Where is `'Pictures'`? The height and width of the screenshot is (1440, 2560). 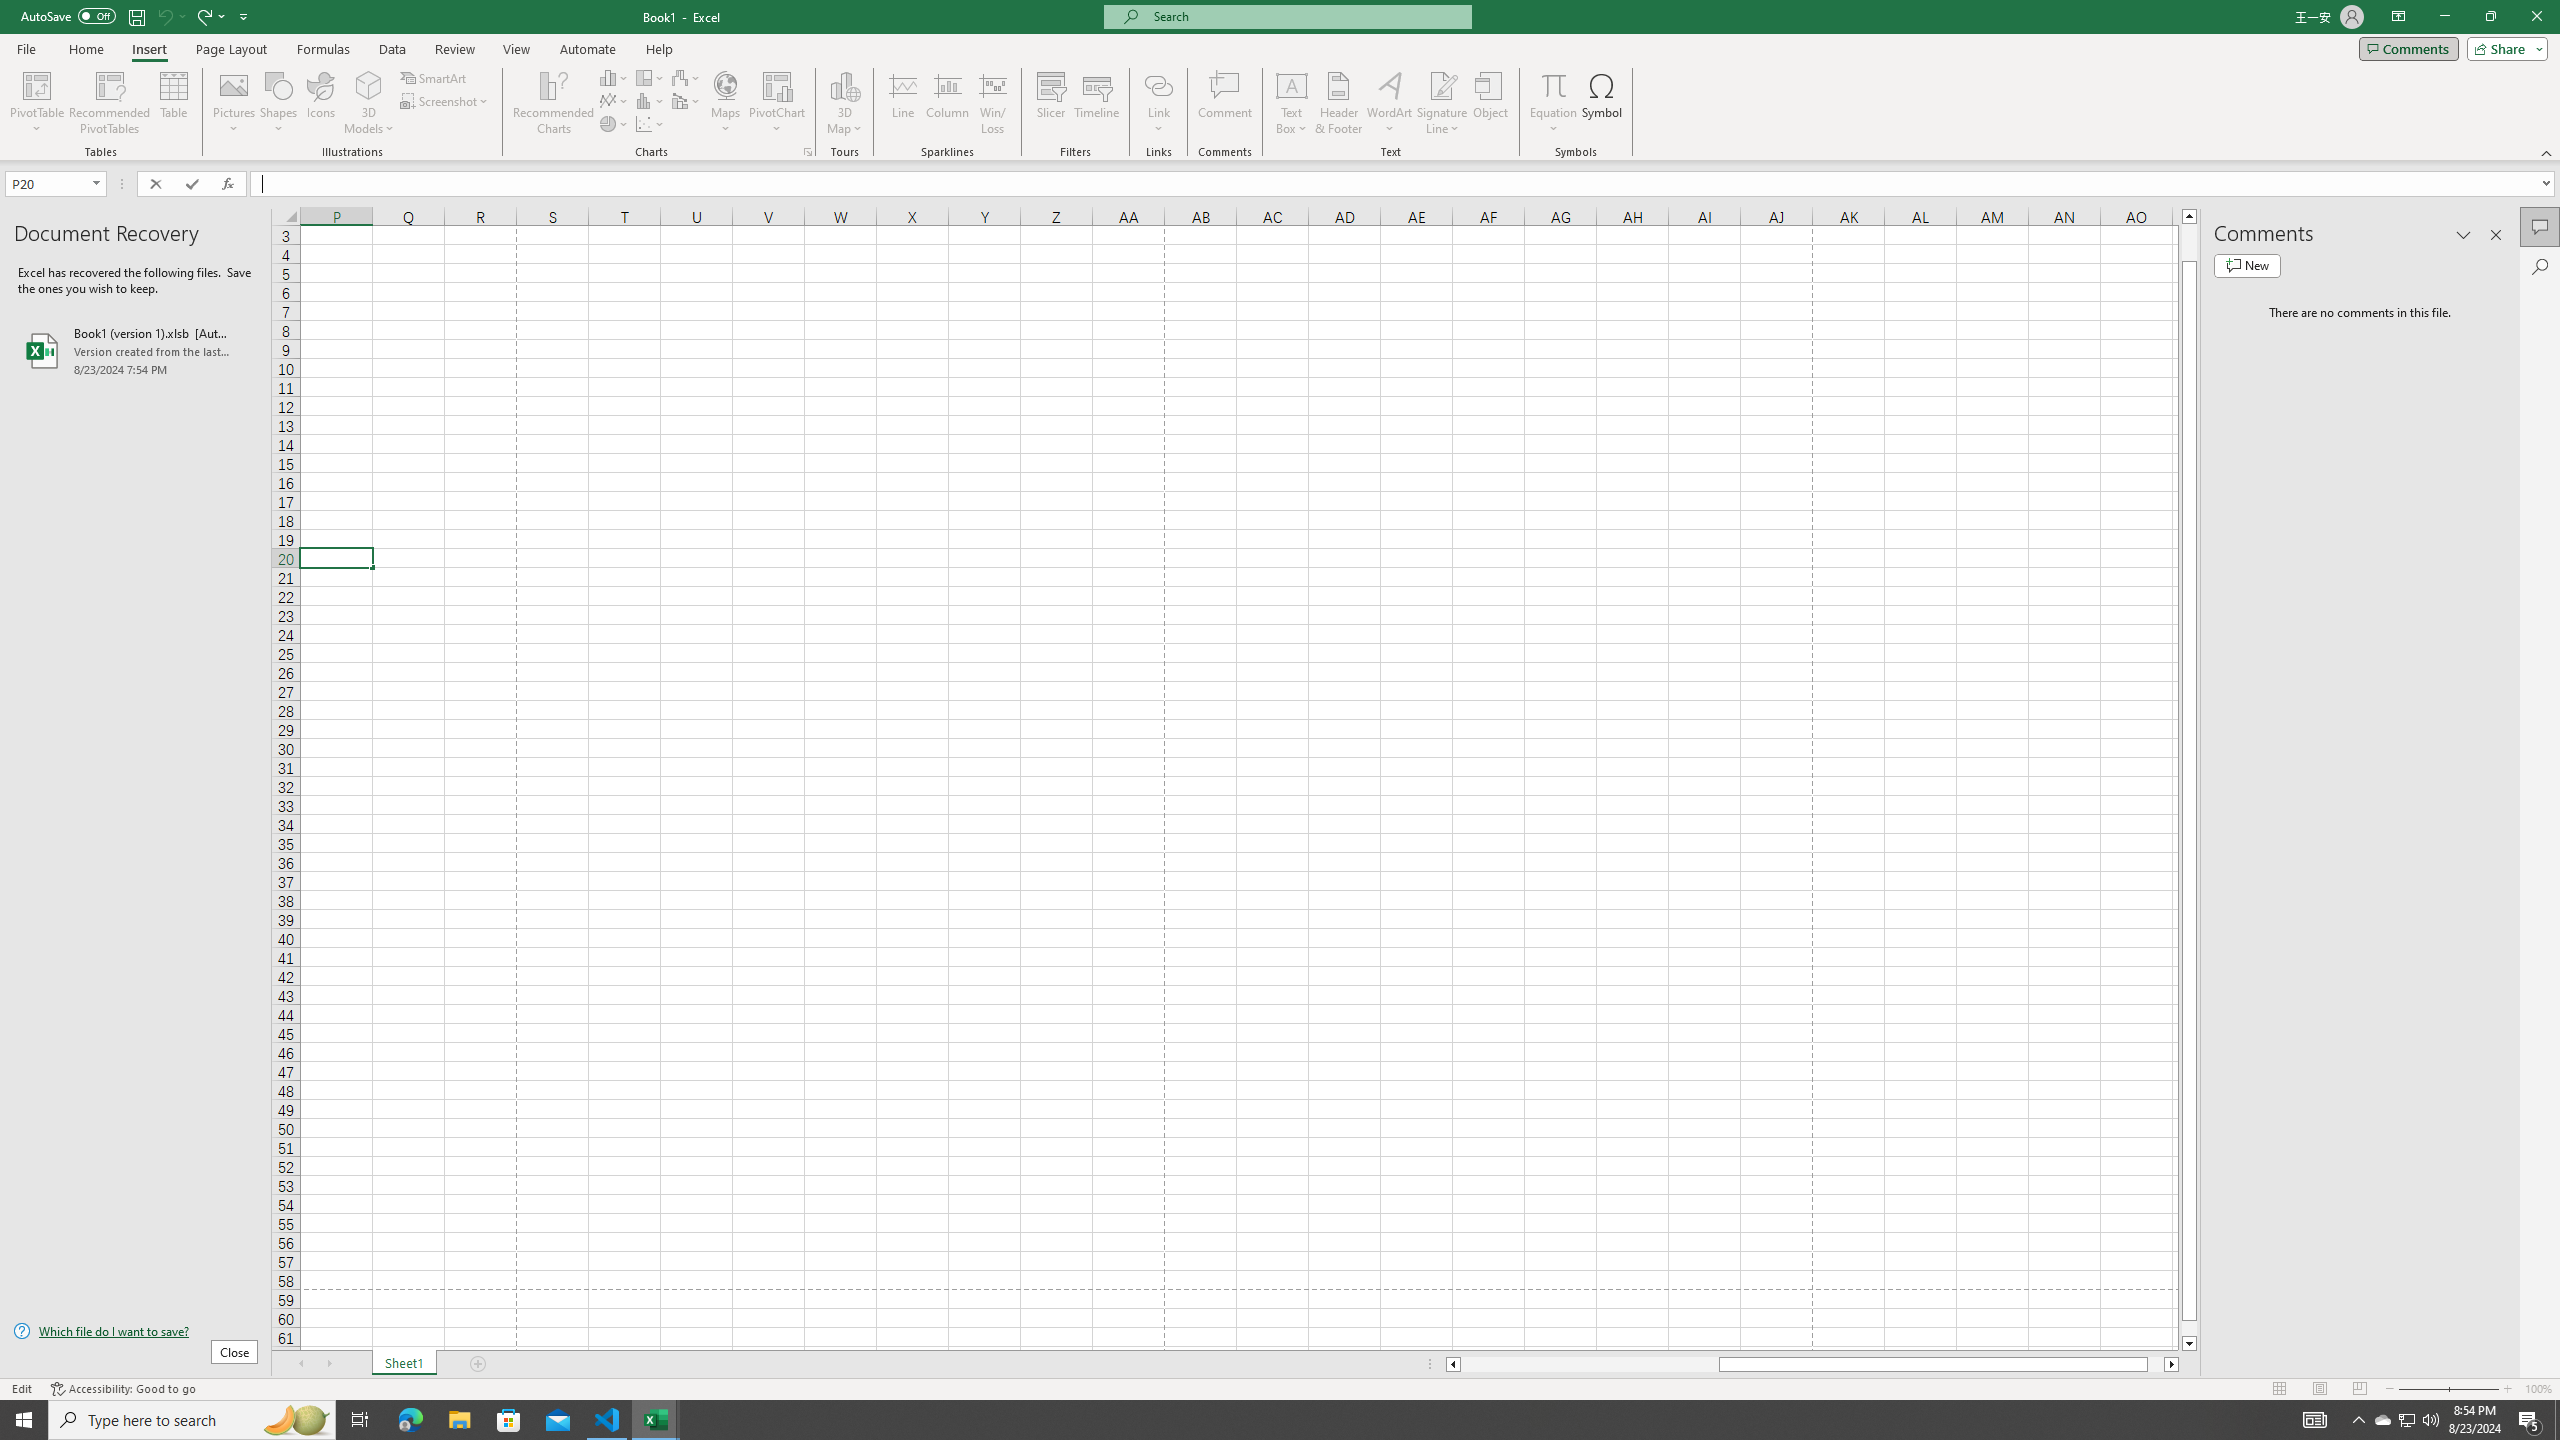 'Pictures' is located at coordinates (233, 103).